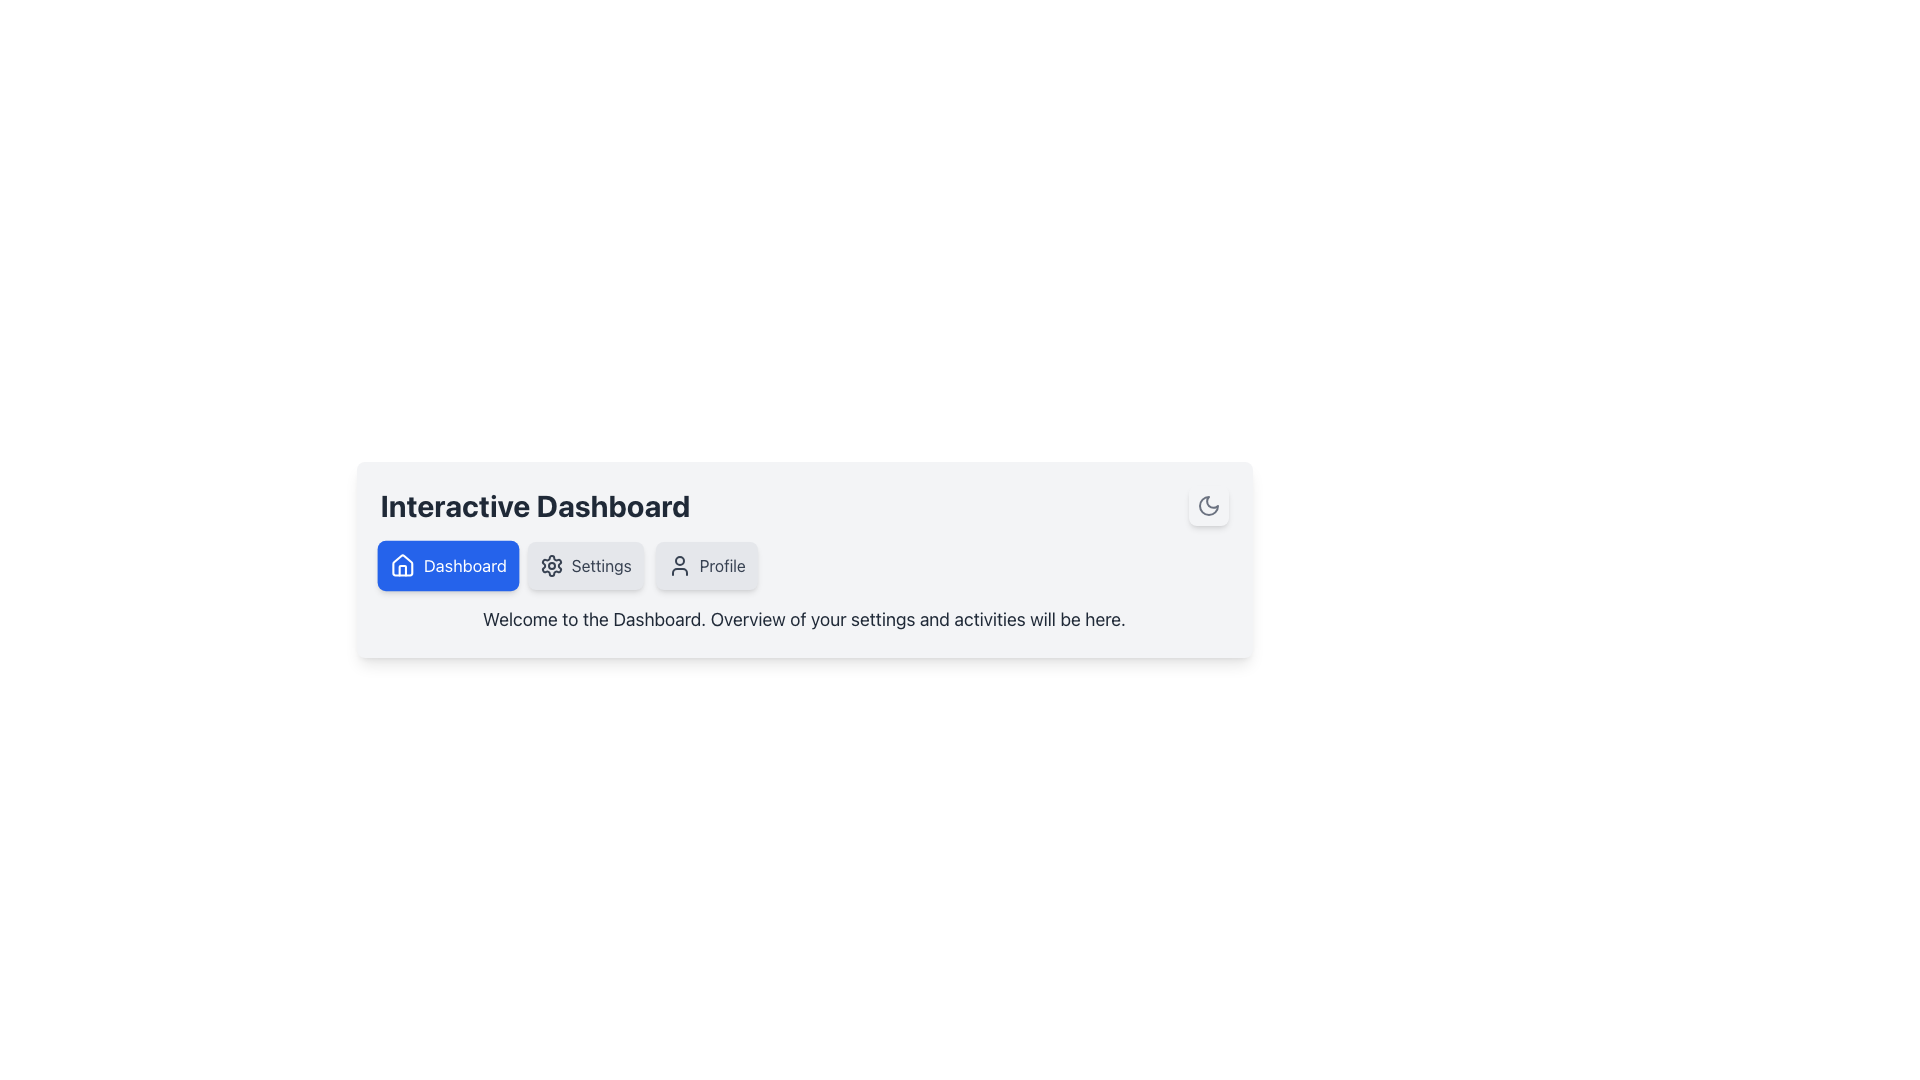  I want to click on the static text that reads 'Welcome to the Dashboard. Overview of your settings and activities will be here.' located within a light-gray box below the navigation buttons, so click(804, 619).